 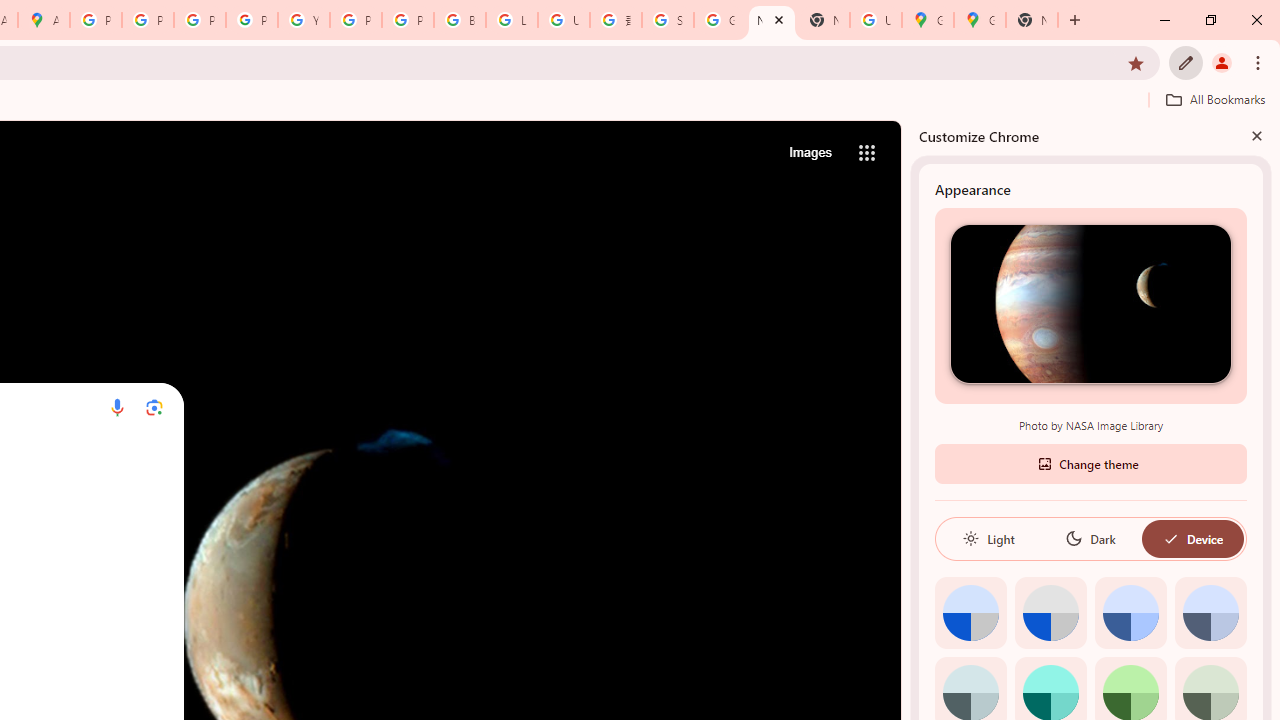 I want to click on 'New Tab', so click(x=1032, y=20).